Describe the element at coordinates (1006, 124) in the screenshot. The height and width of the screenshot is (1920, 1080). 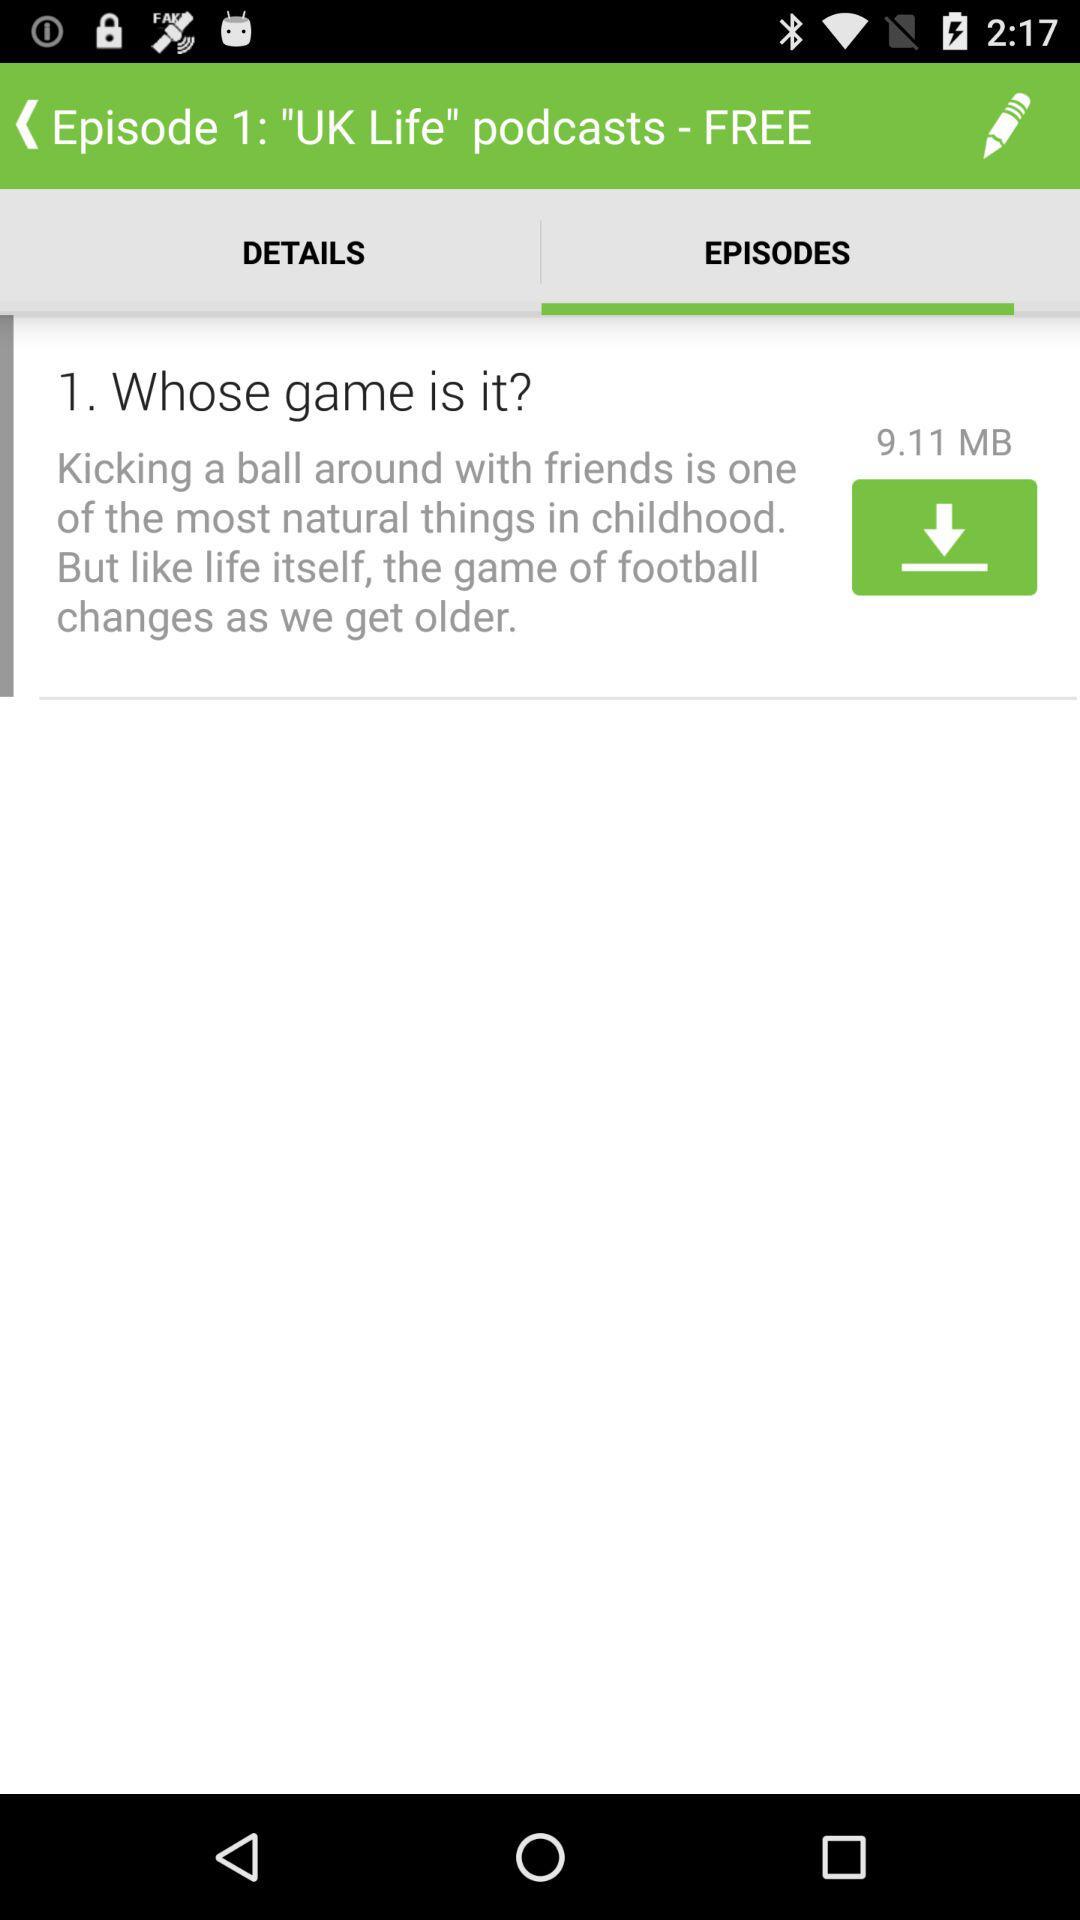
I see `item above the 9.11 mb item` at that location.